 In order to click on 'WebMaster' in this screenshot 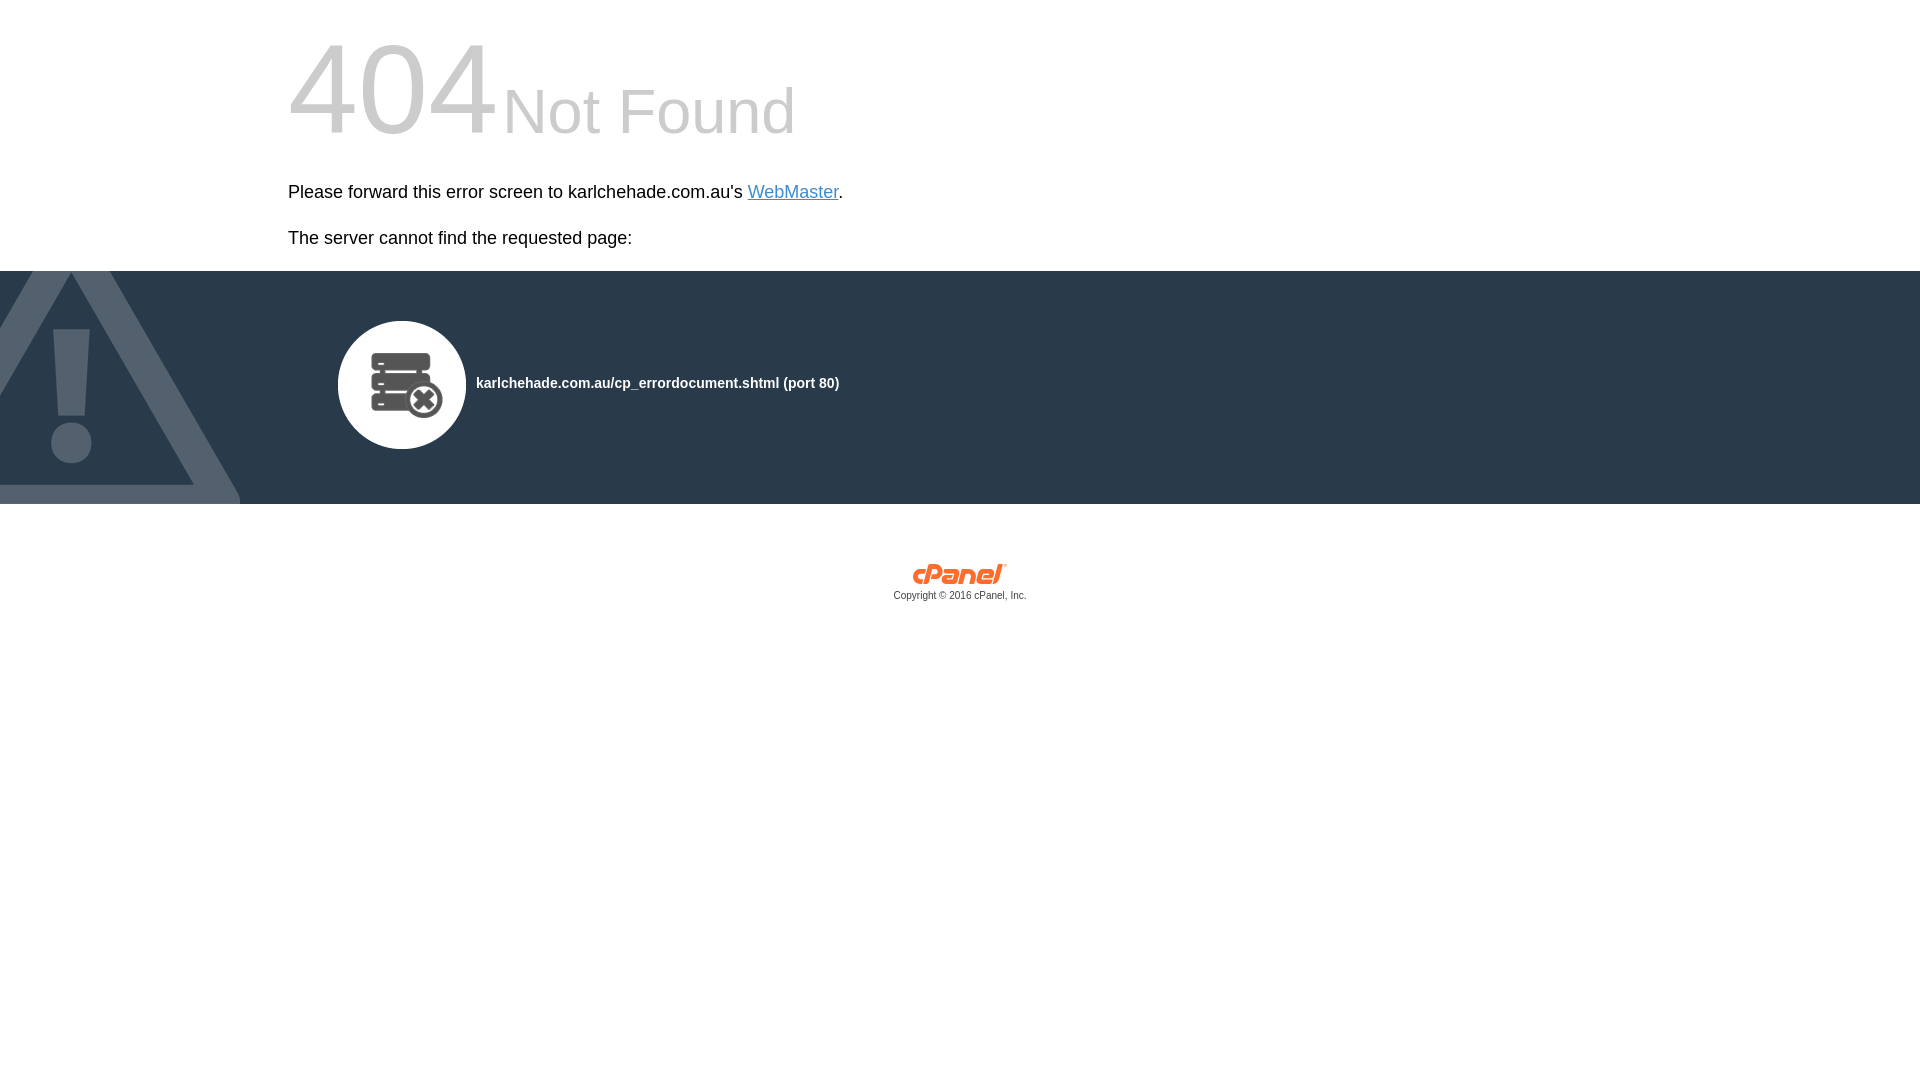, I will do `click(792, 192)`.